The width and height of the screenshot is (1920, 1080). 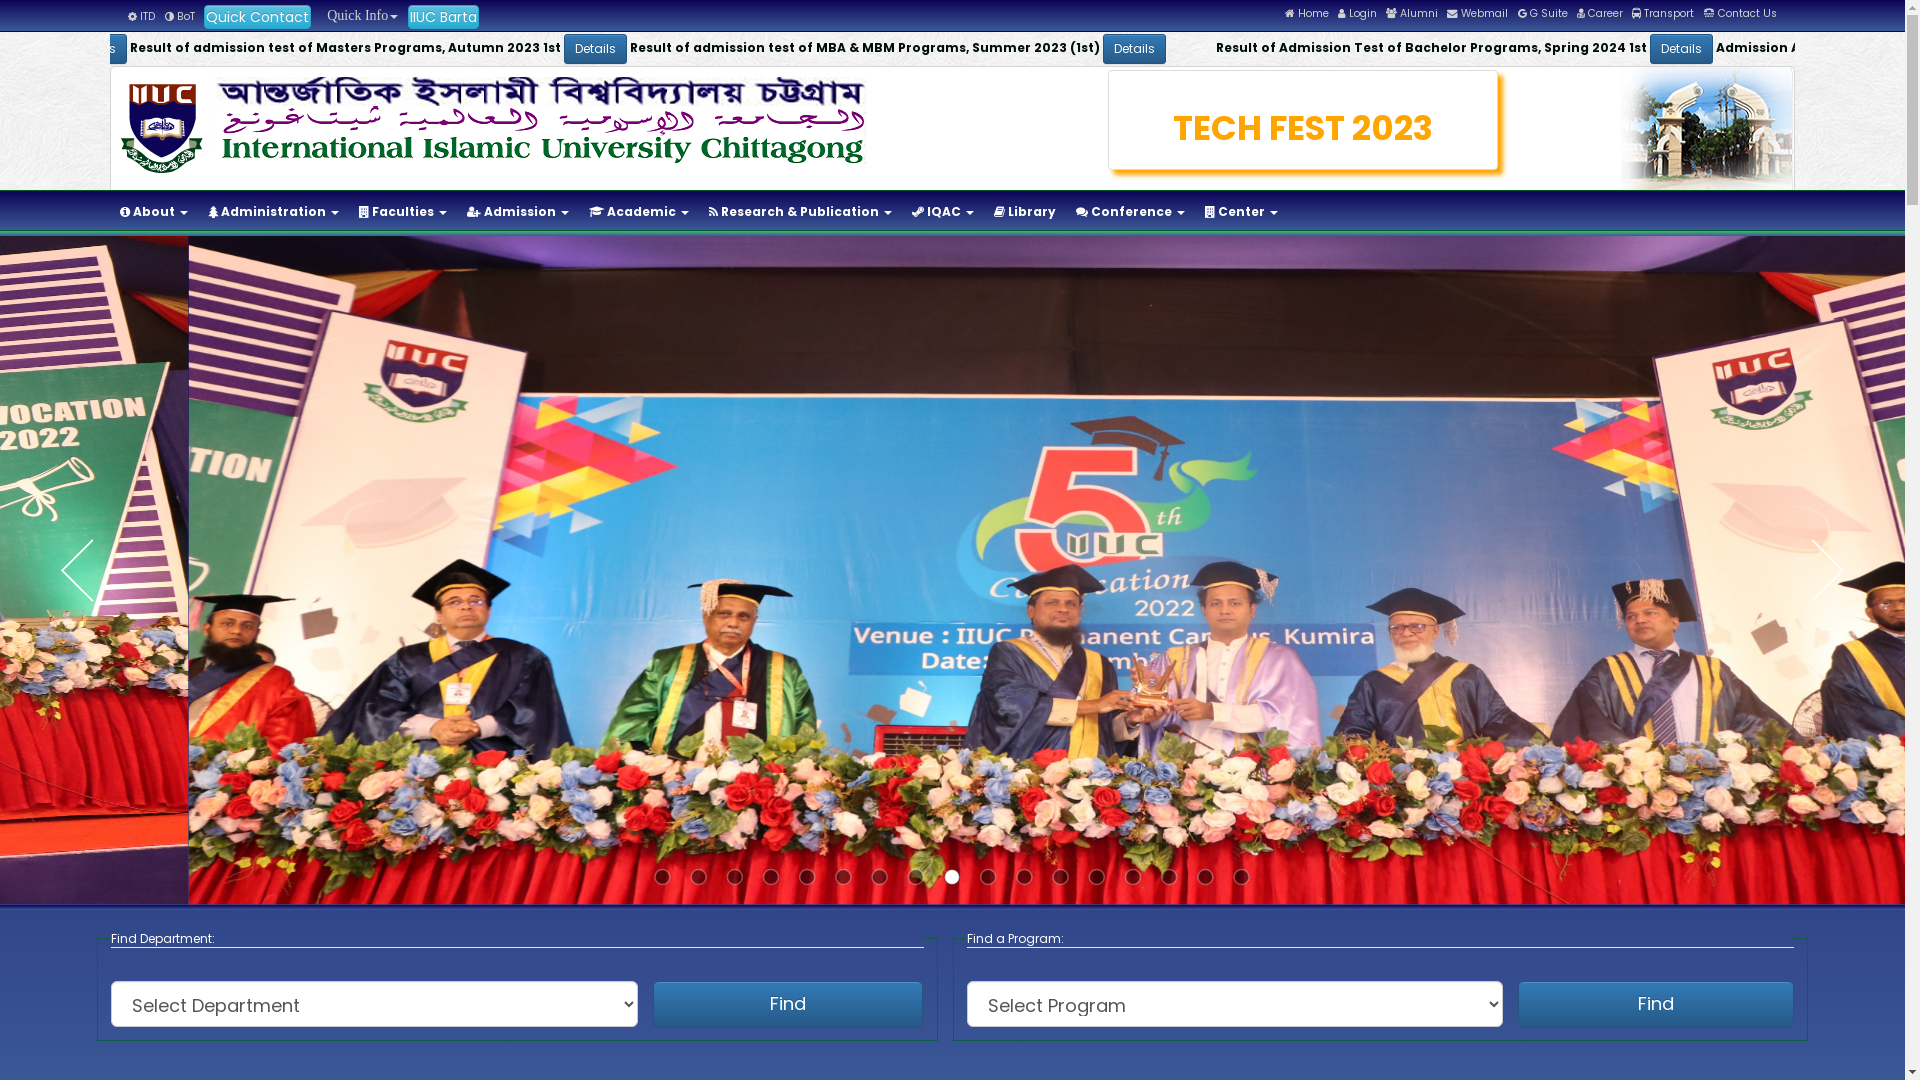 I want to click on 'ITD', so click(x=140, y=16).